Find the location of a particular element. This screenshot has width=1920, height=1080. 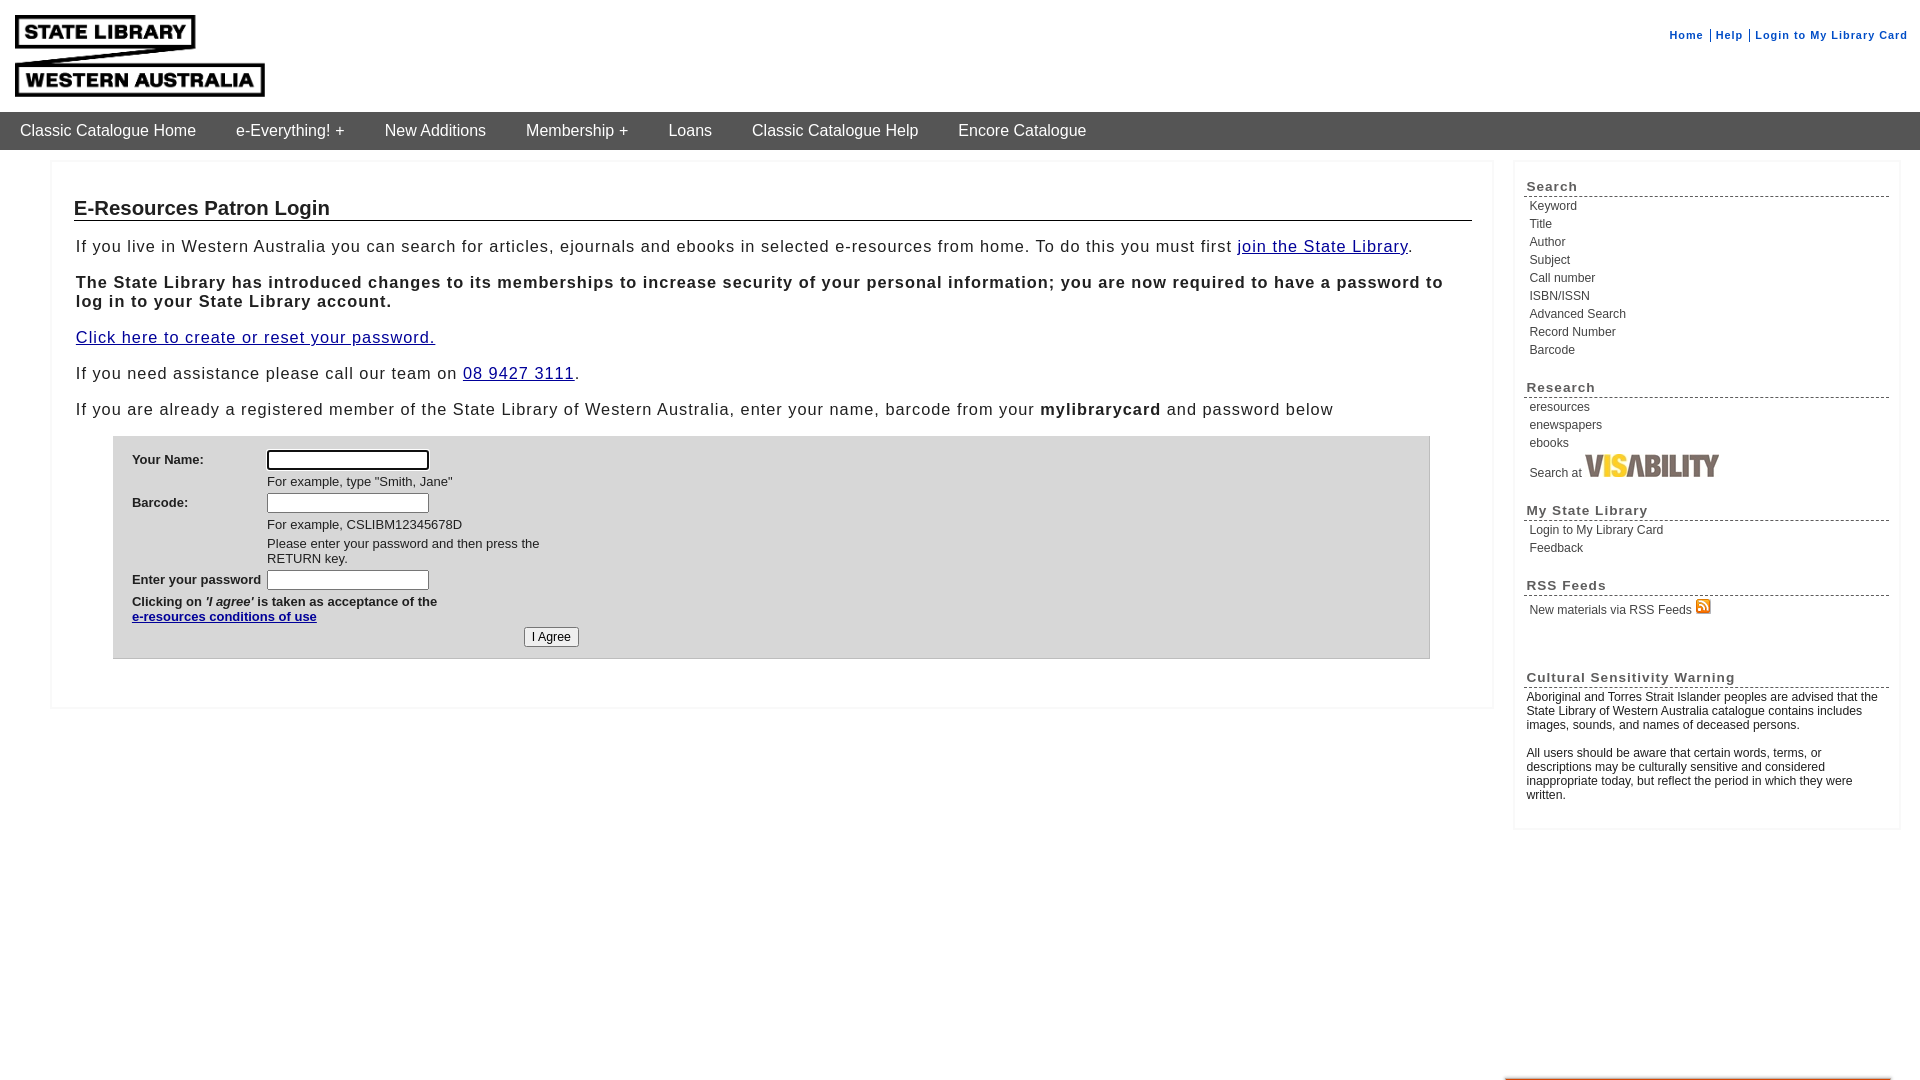

'New Additions' is located at coordinates (364, 131).